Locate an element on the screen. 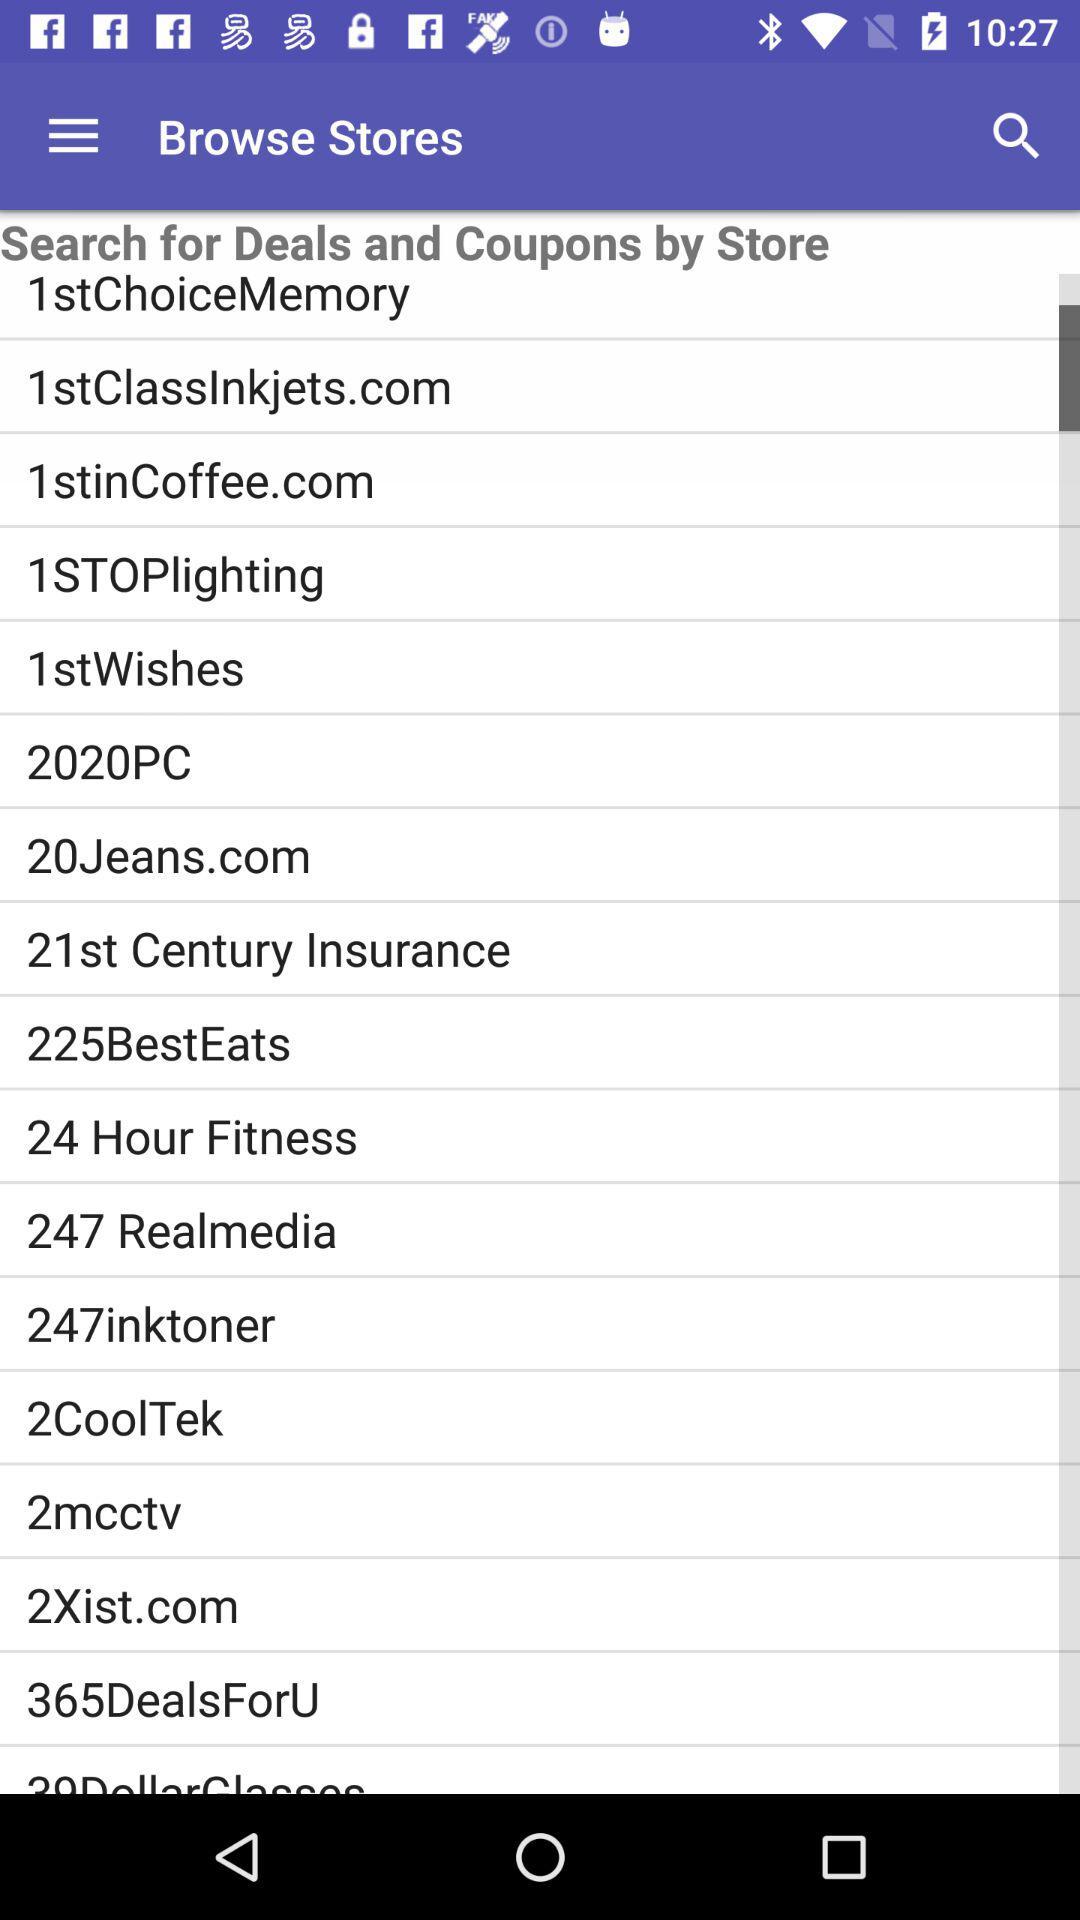 The image size is (1080, 1920). icon above 2xist.com is located at coordinates (553, 1510).